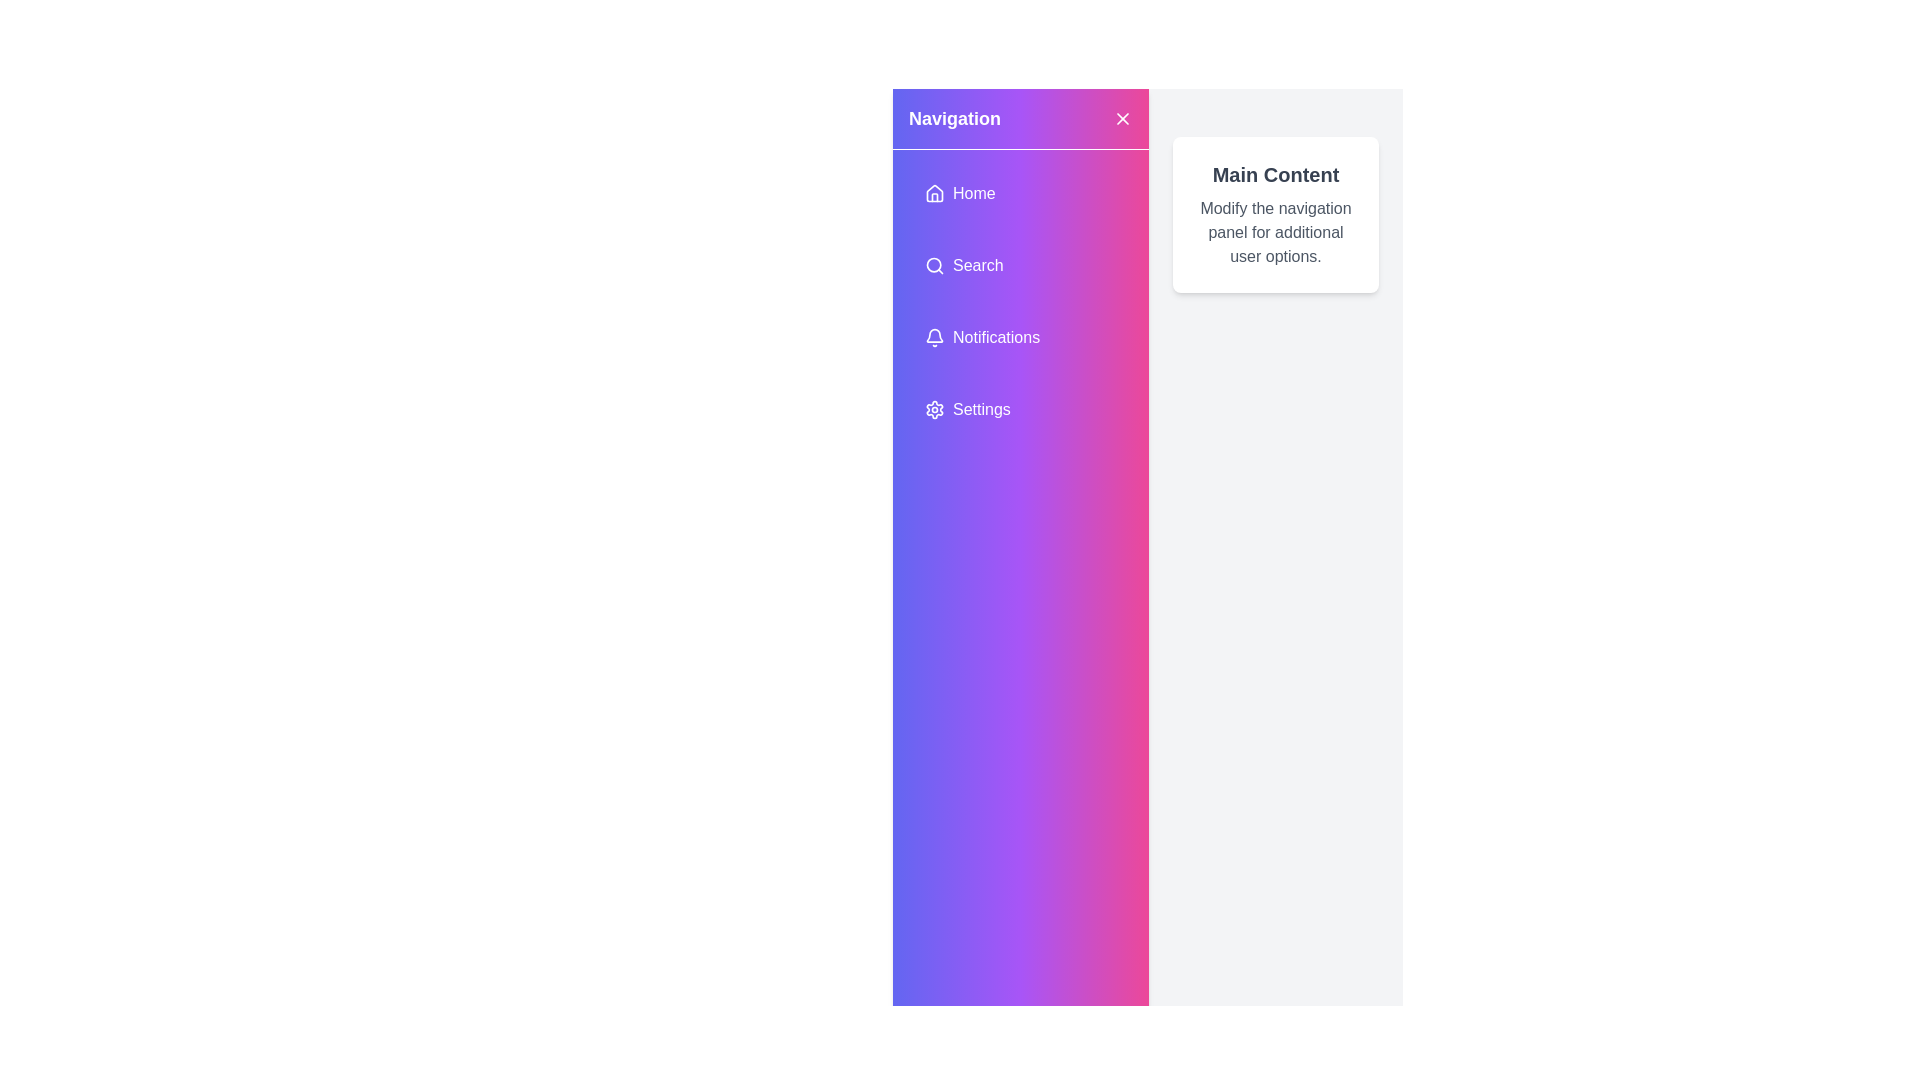  I want to click on the gear icon representing the settings functionality located in the vertical navigation menu, directly to the left of the 'Settings' text label, so click(934, 408).